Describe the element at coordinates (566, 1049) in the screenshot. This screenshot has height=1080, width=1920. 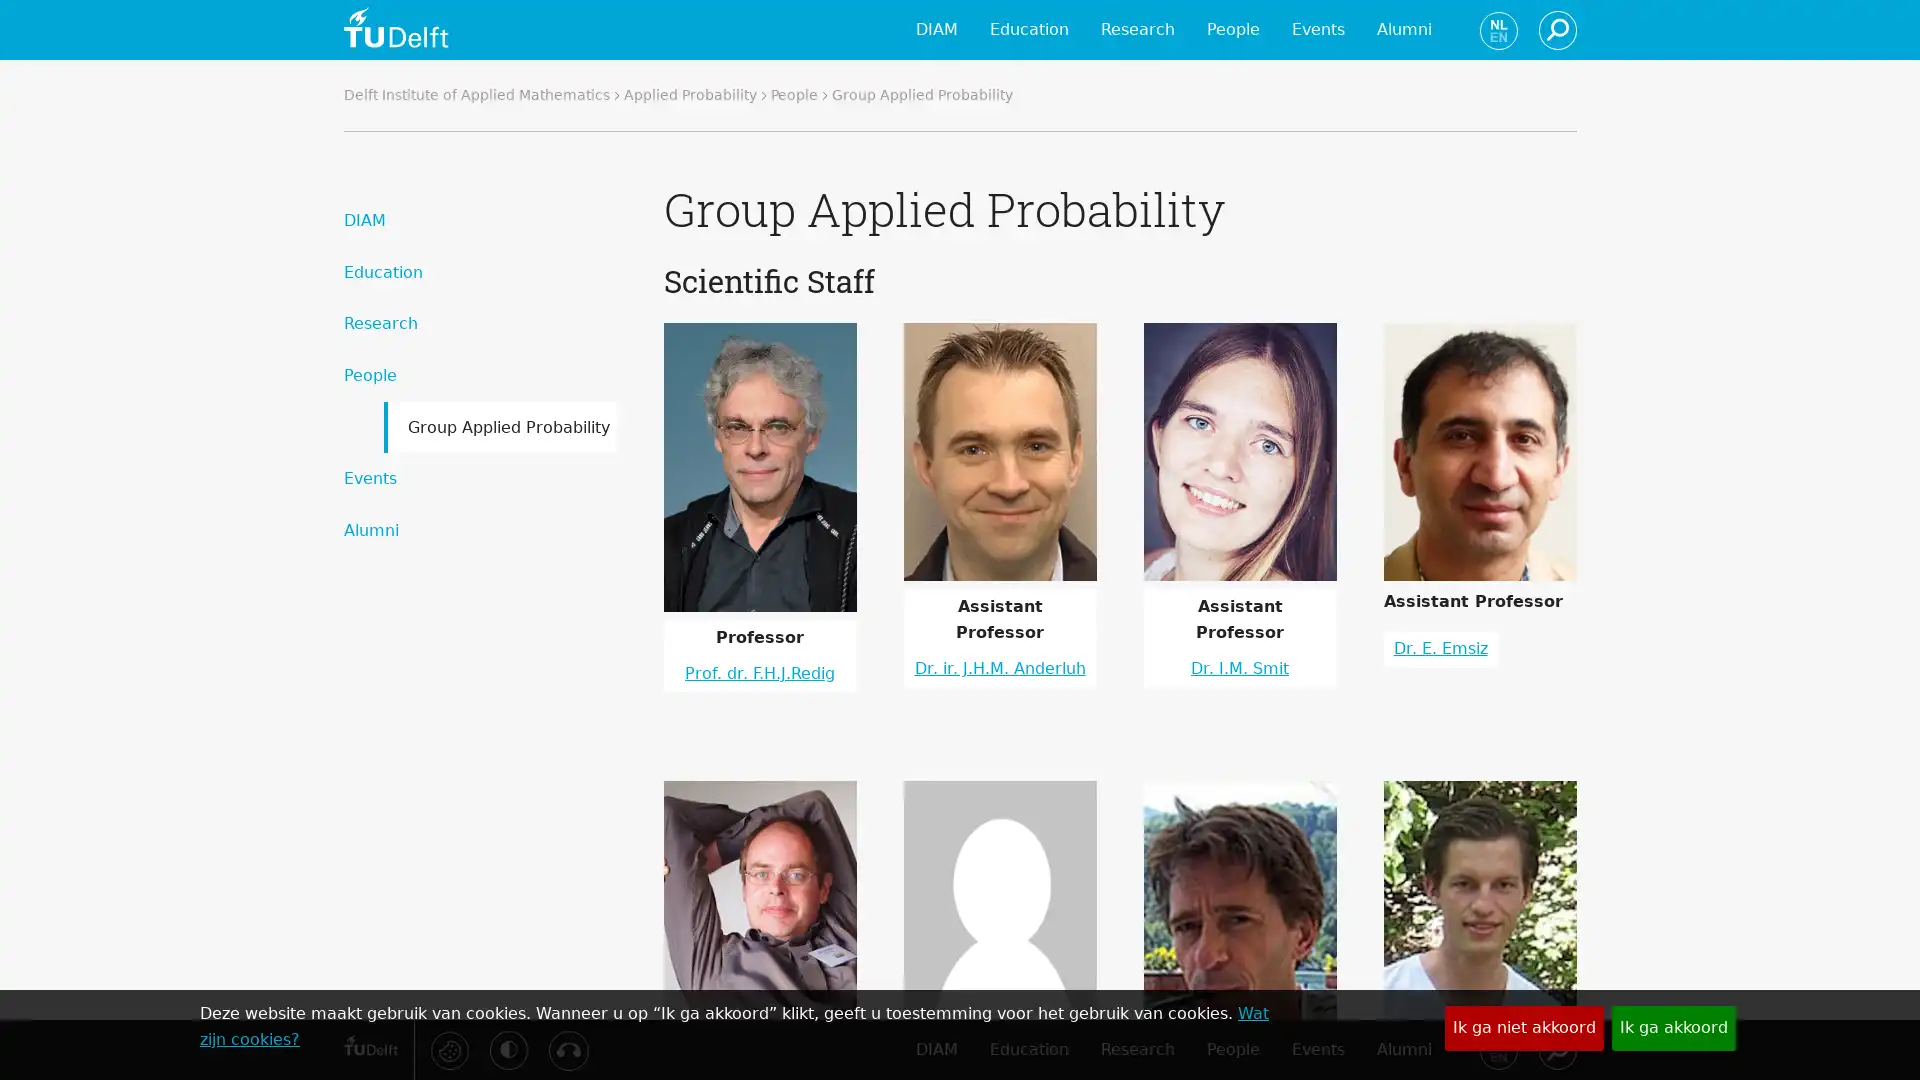
I see `Luister met de ReachDeck-werkbalk` at that location.